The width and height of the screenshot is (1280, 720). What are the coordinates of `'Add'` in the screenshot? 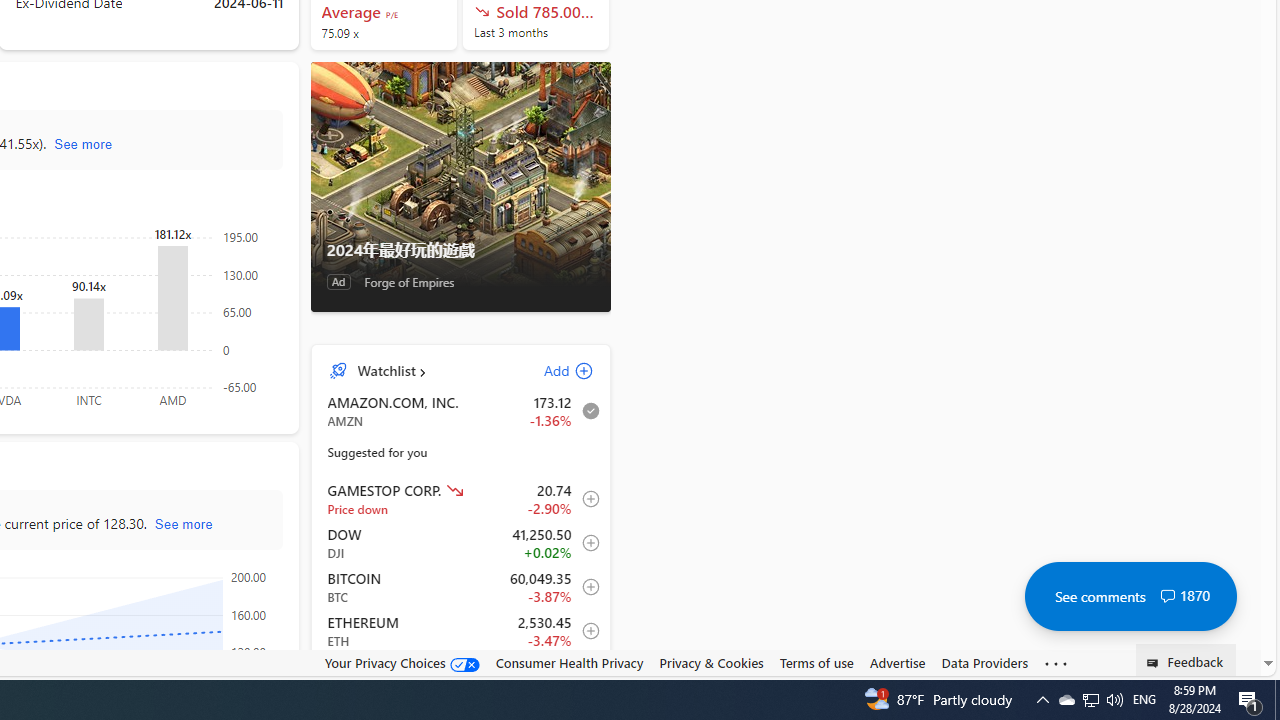 It's located at (551, 370).